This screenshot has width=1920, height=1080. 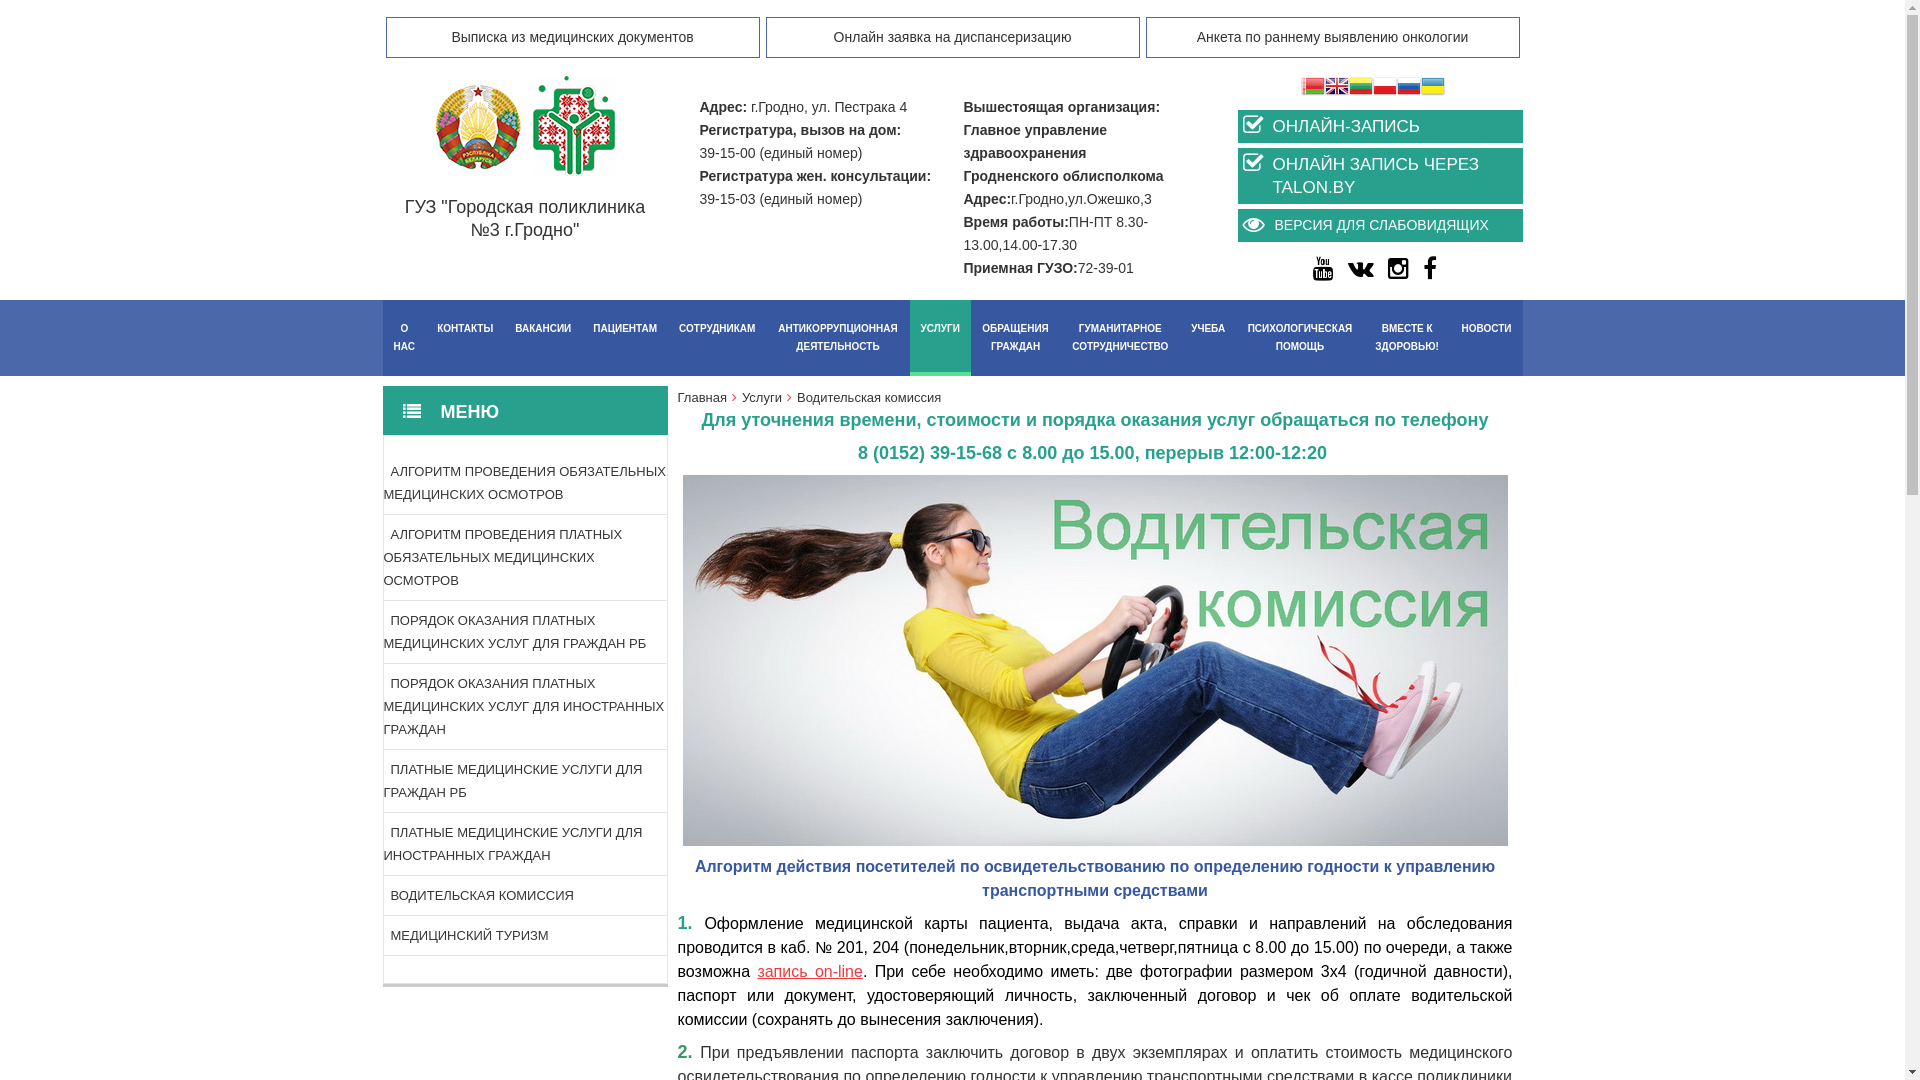 What do you see at coordinates (1382, 87) in the screenshot?
I see `'Polish'` at bounding box center [1382, 87].